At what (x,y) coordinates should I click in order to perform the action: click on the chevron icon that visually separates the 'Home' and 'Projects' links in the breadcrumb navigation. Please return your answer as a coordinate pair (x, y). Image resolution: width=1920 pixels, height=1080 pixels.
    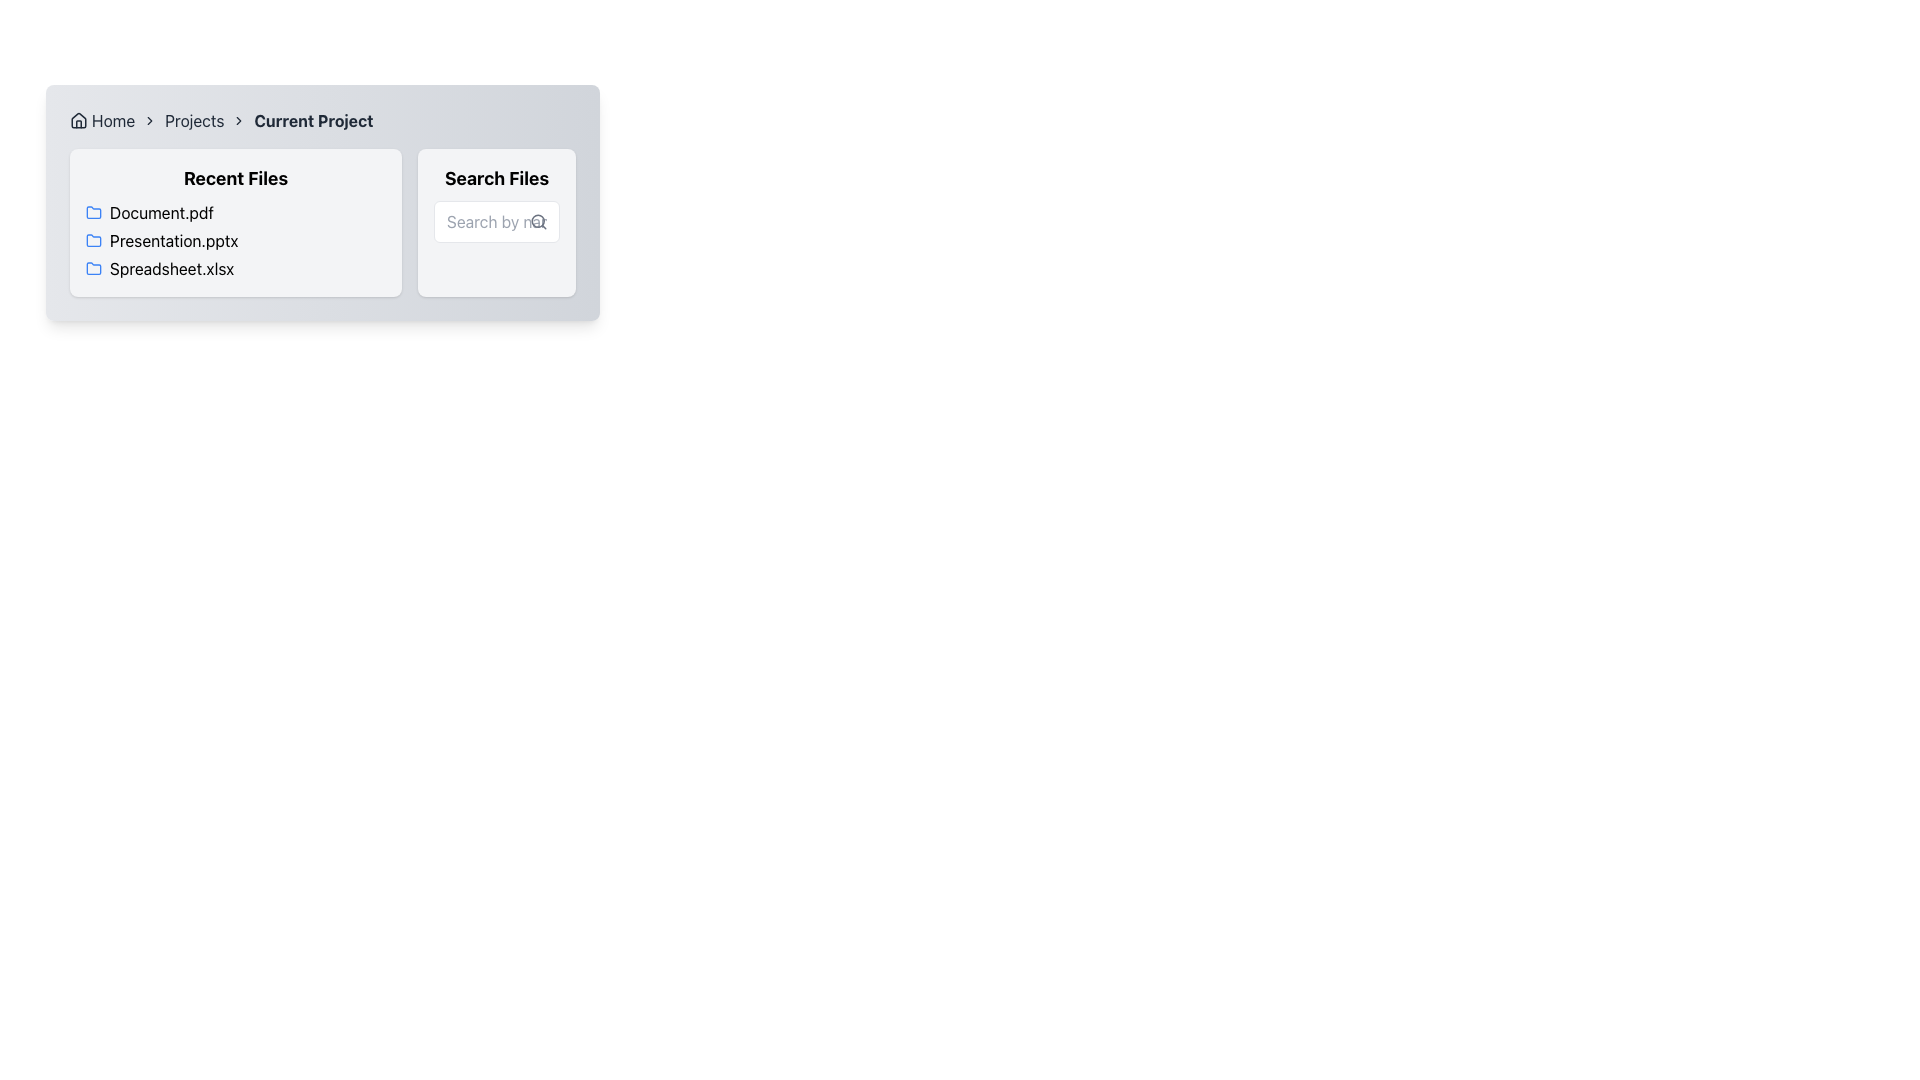
    Looking at the image, I should click on (149, 120).